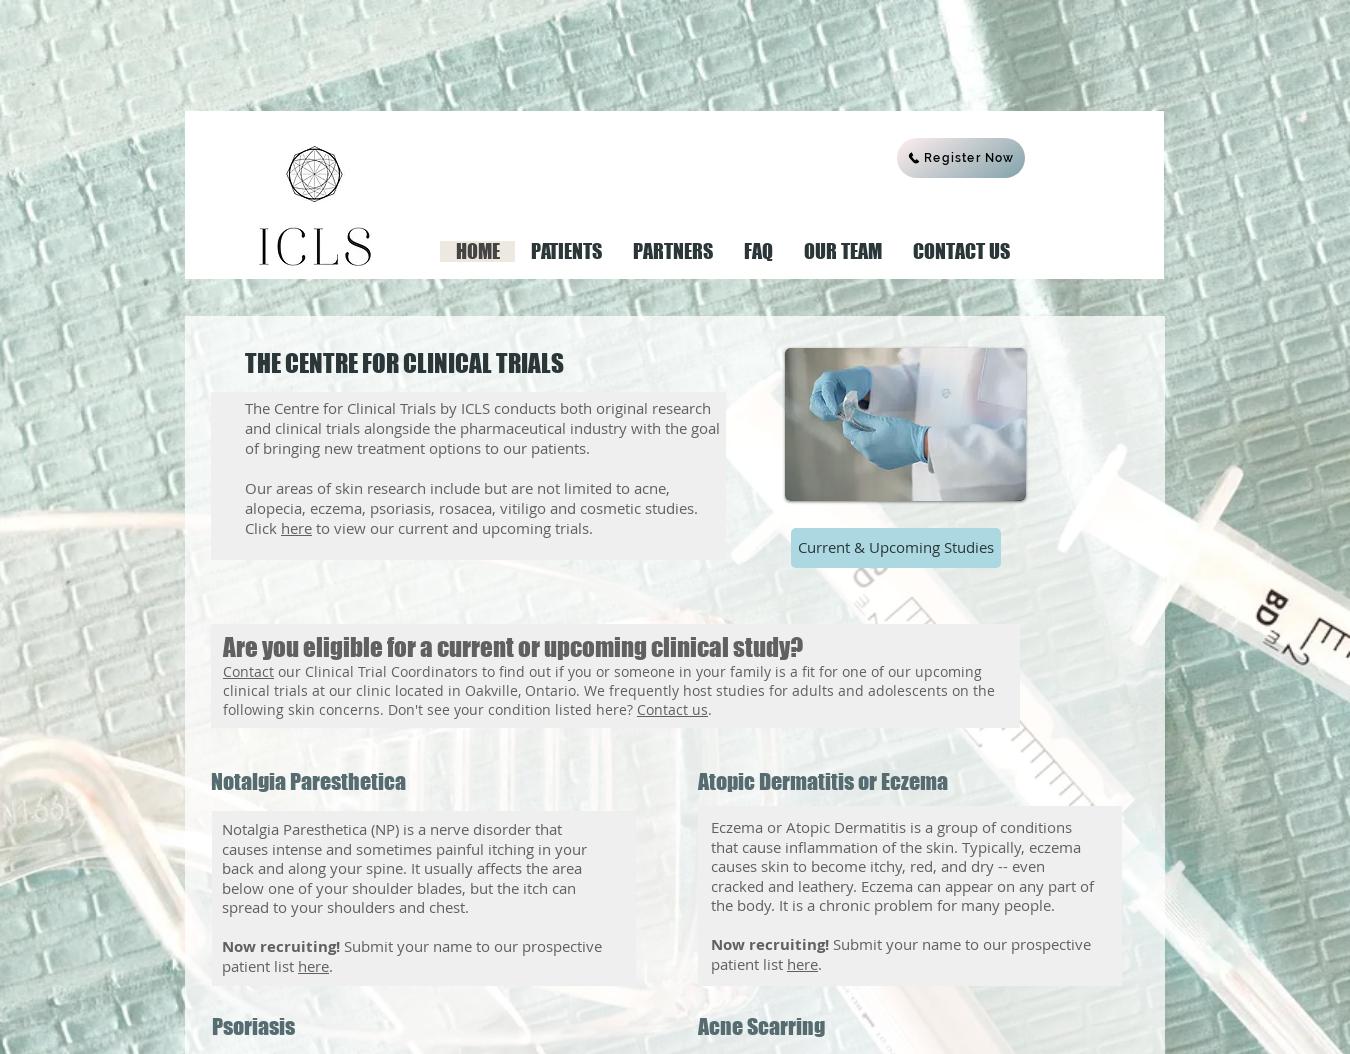 The height and width of the screenshot is (1054, 1350). I want to click on 'to view our current and upcoming trials.', so click(455, 527).